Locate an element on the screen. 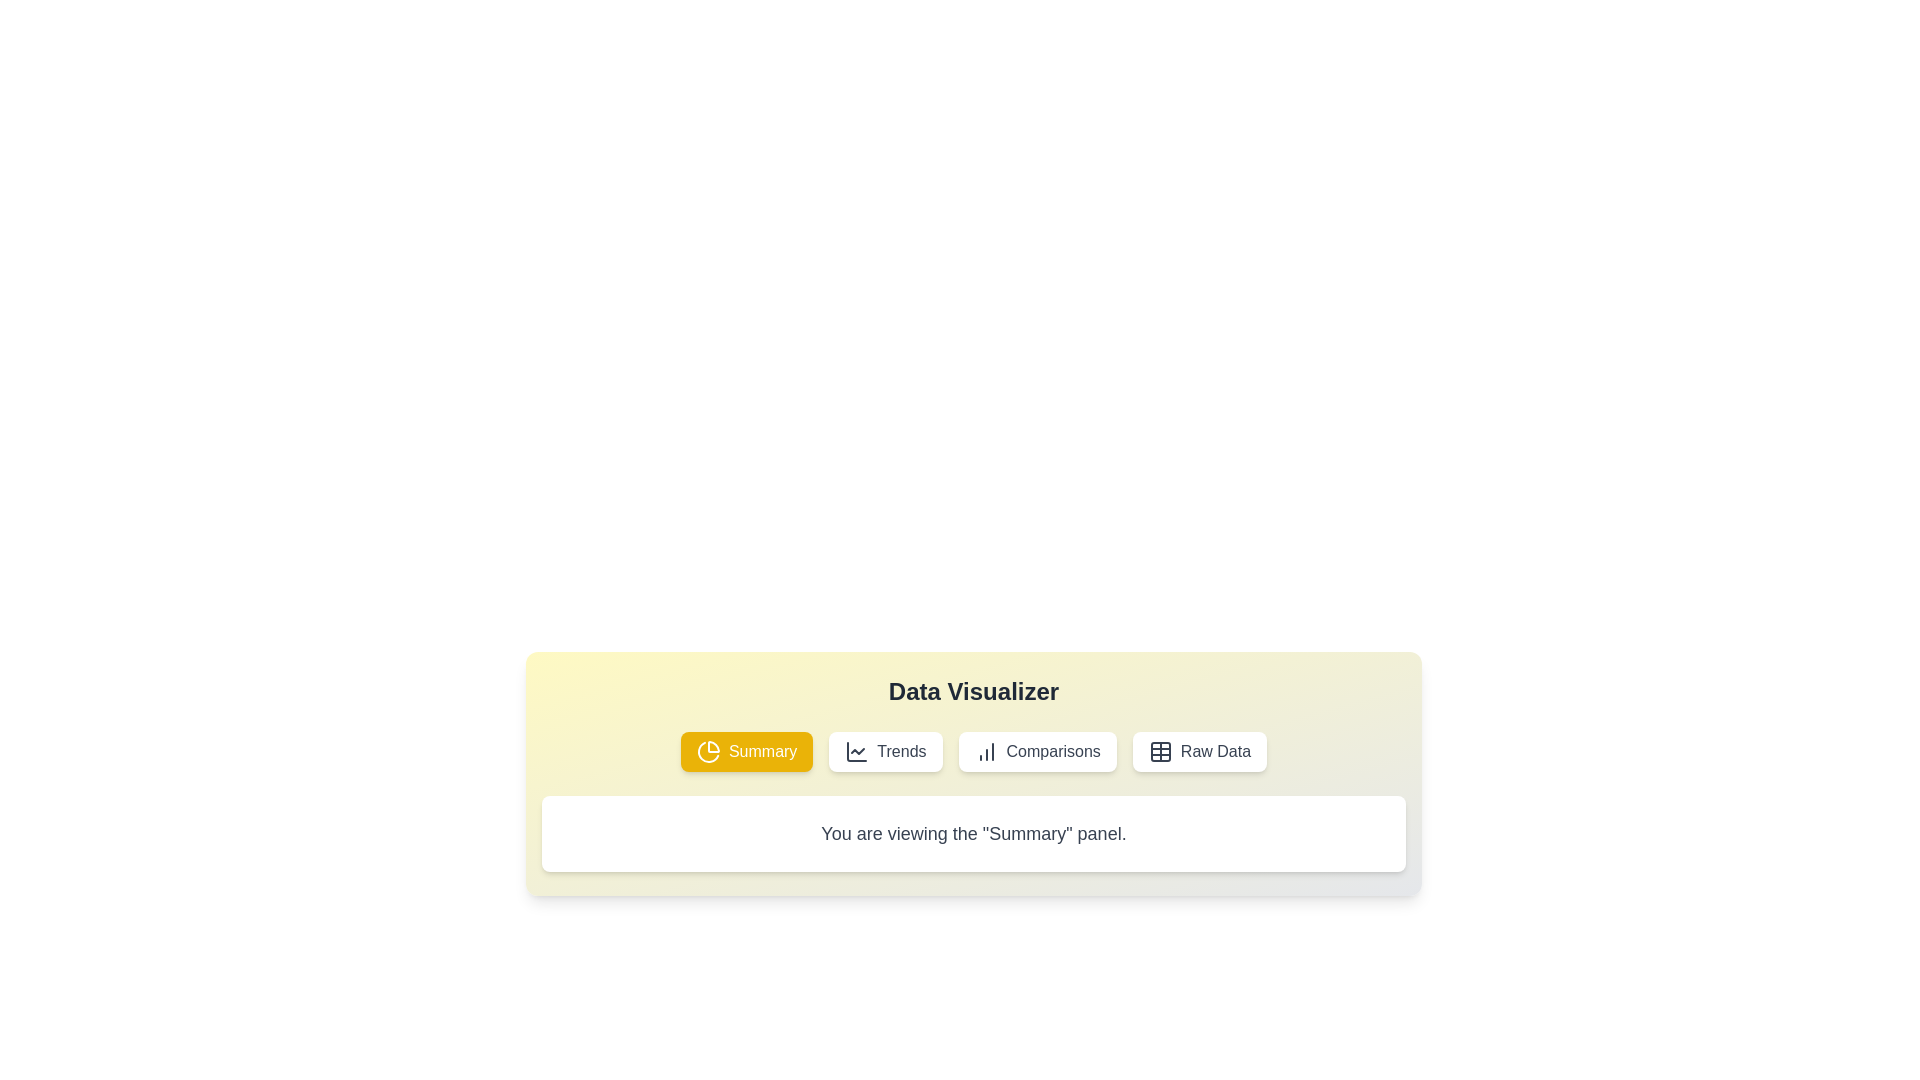 This screenshot has width=1920, height=1080. text of the label element that serves as the title or heading for the data visualization section, positioned at the top-center above the buttons and descriptive text is located at coordinates (974, 690).